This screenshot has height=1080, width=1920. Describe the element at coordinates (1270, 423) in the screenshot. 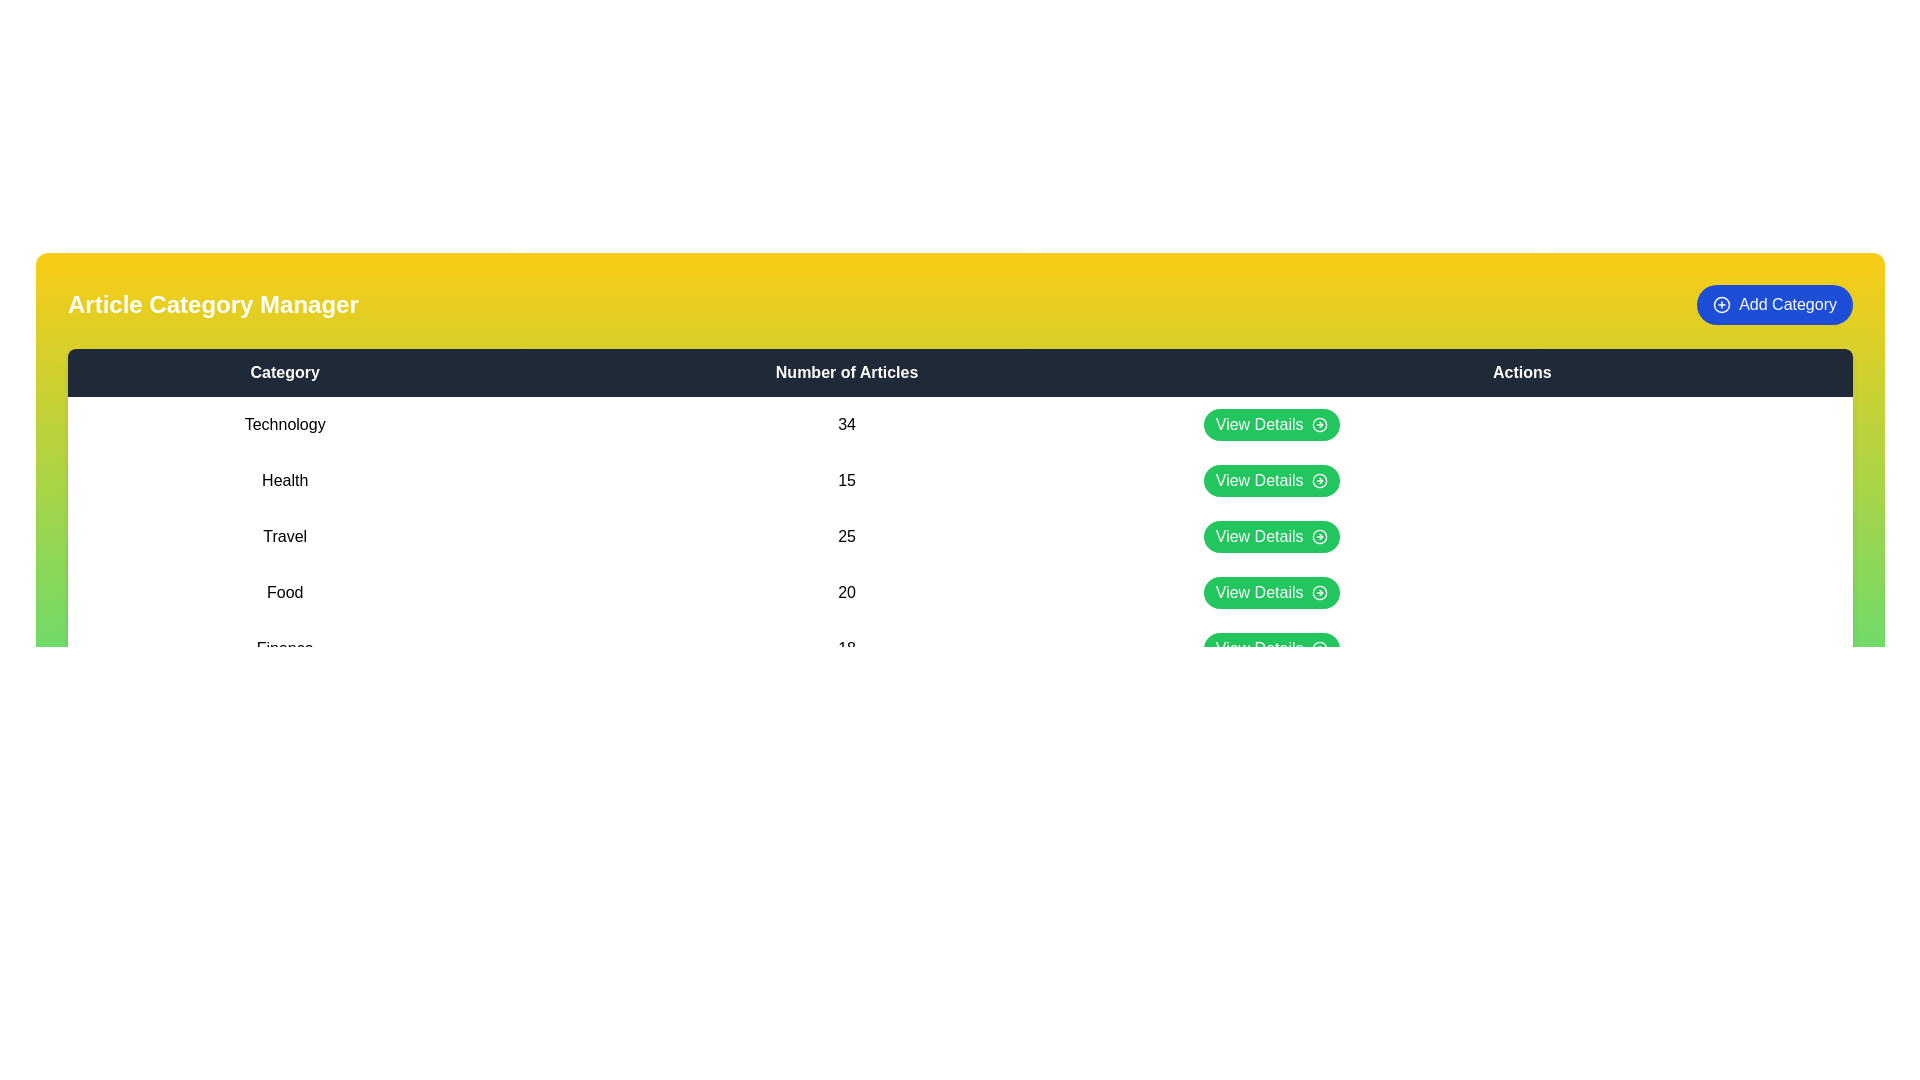

I see `the 'View Details' button for the category 'Technology'` at that location.